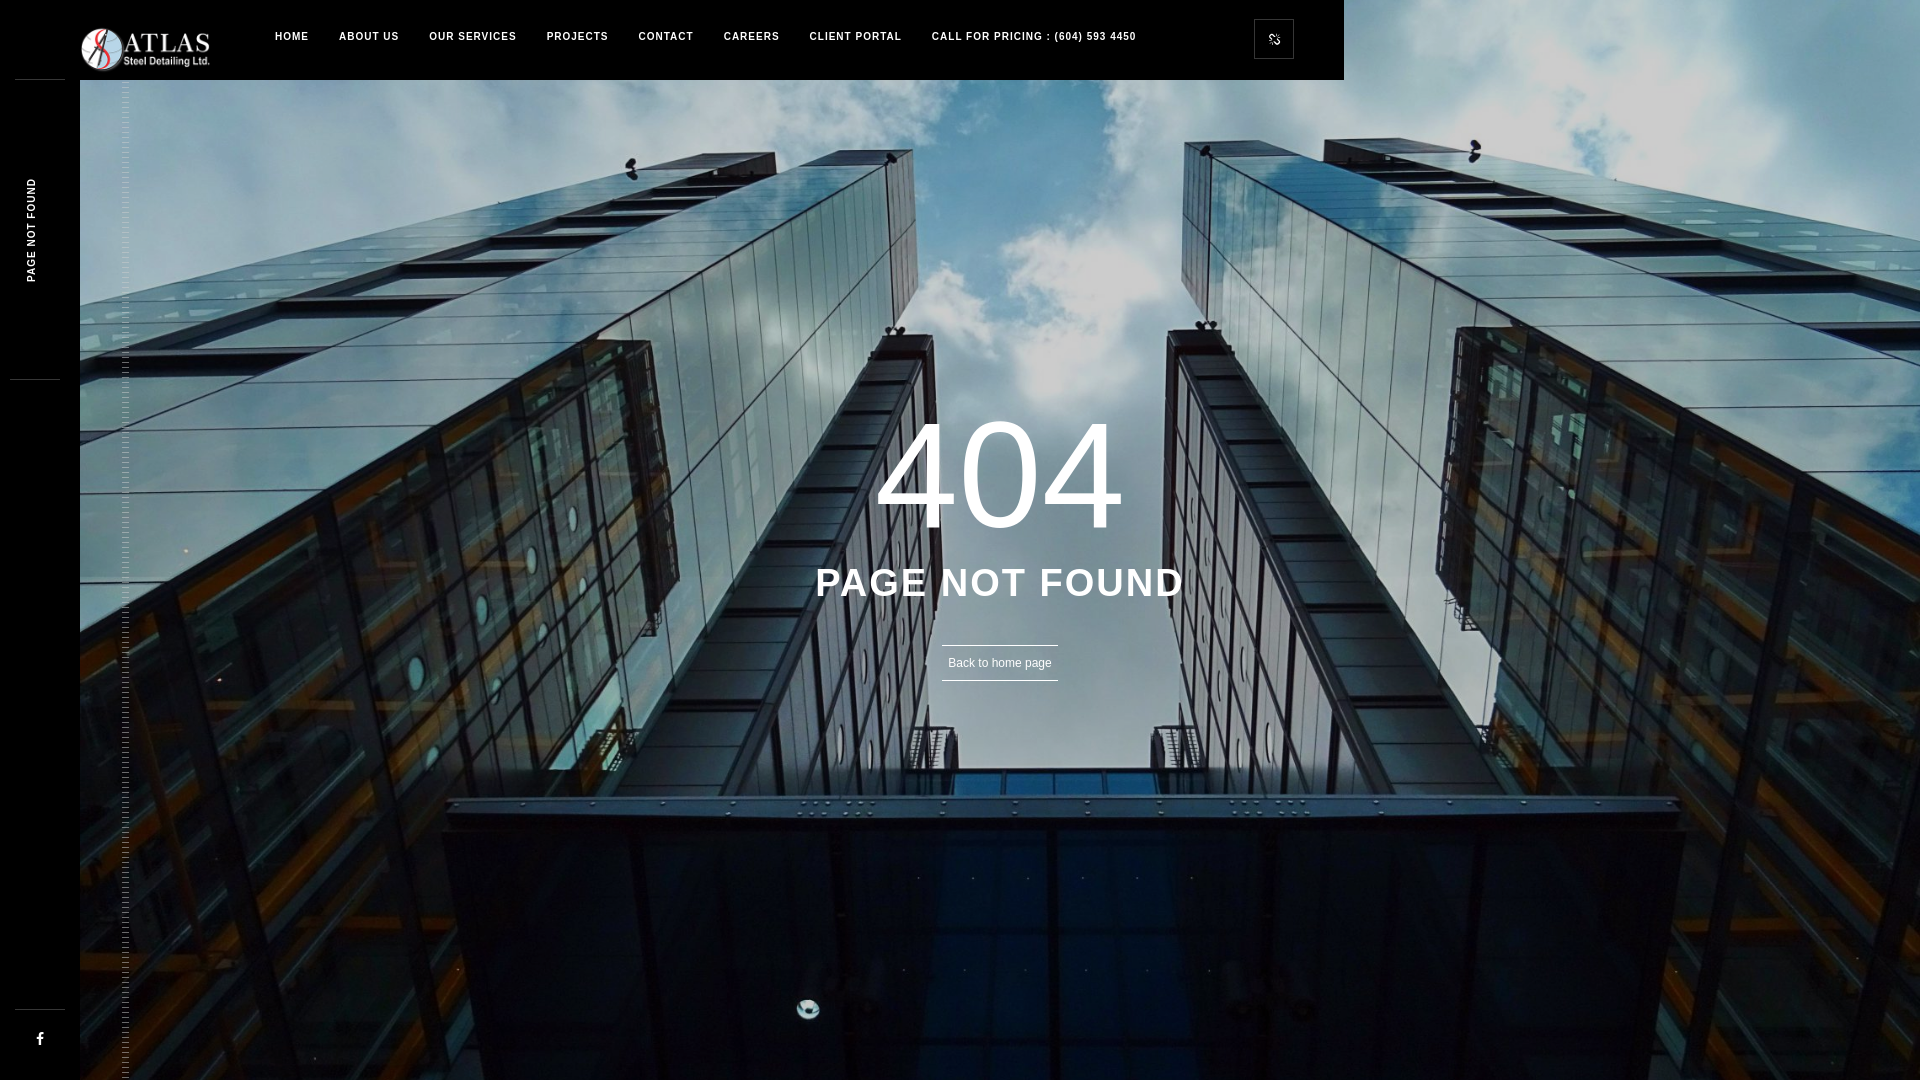 This screenshot has width=1920, height=1080. What do you see at coordinates (751, 37) in the screenshot?
I see `'CAREERS'` at bounding box center [751, 37].